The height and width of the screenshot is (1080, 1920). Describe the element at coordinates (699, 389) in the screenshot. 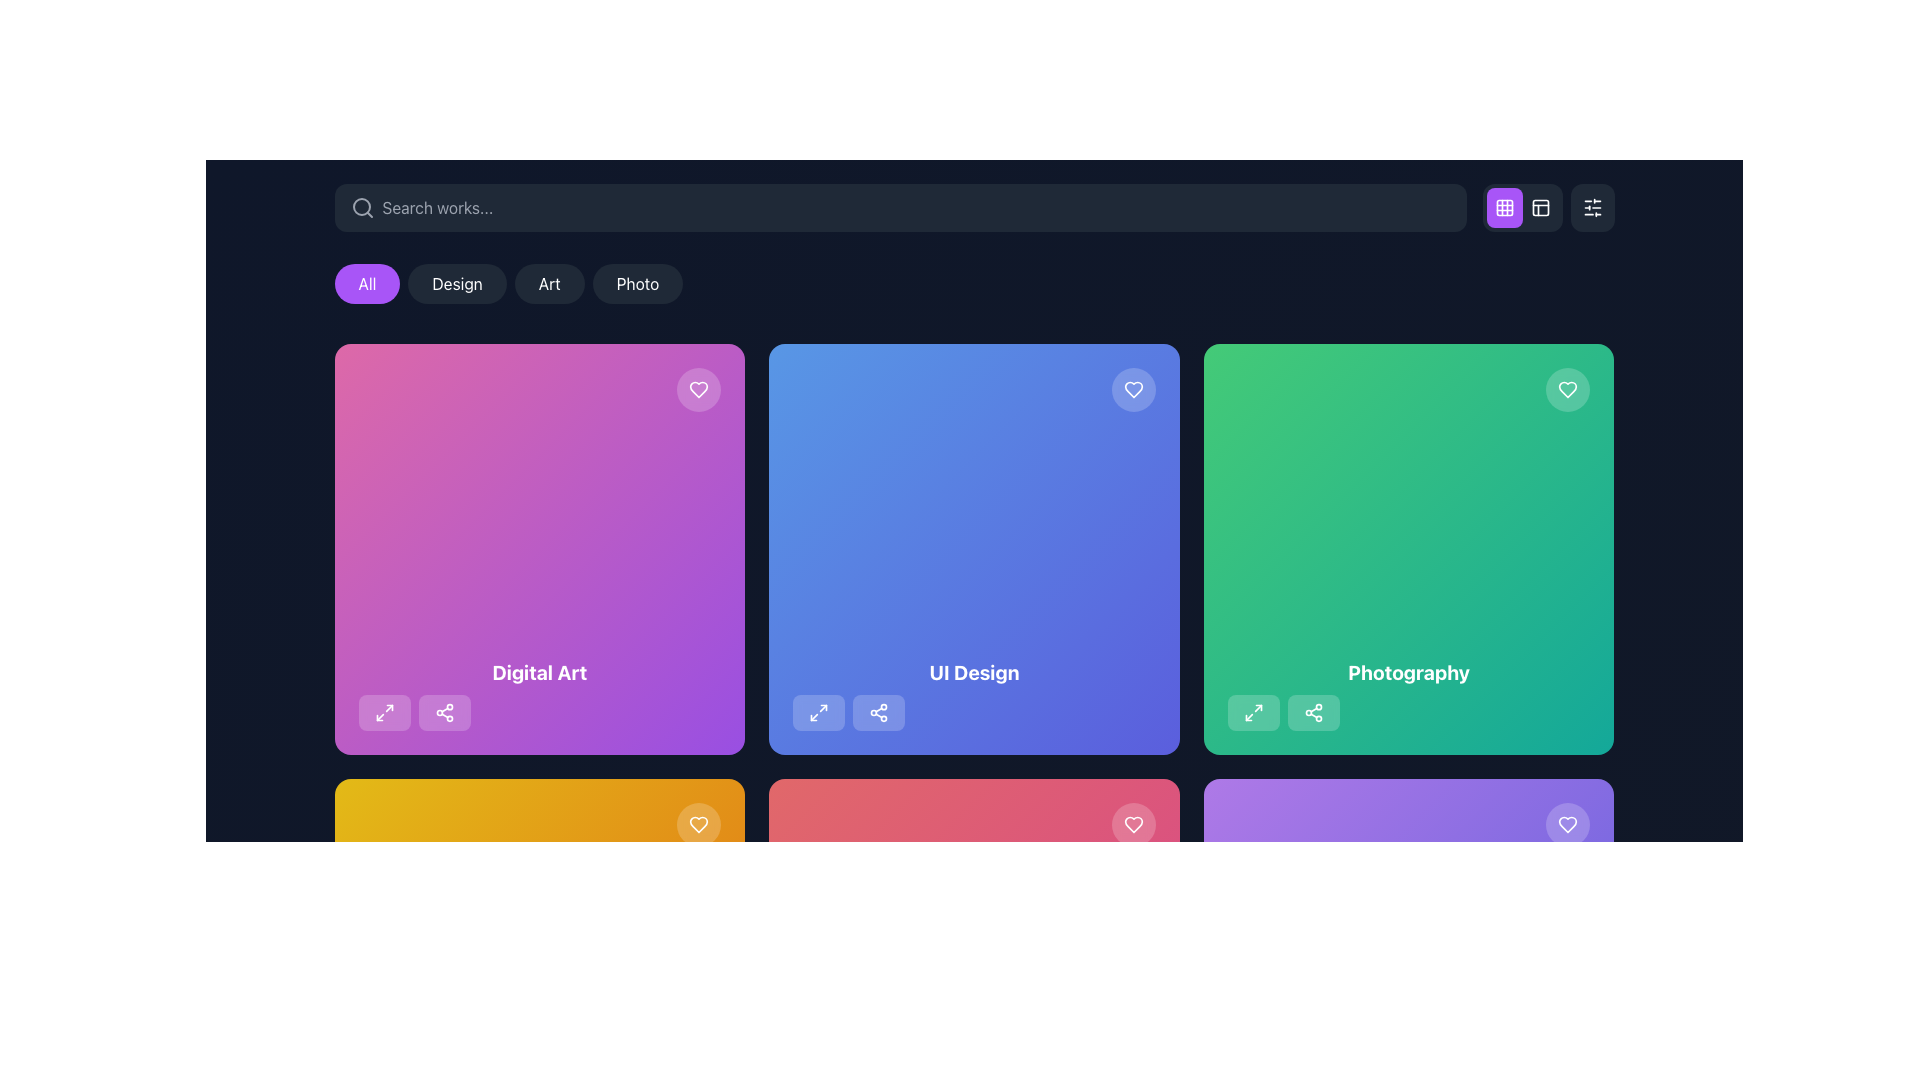

I see `the heart icon located at the center of the circular button in the top-right corner of the 'Digital Art' card to mark the content as preferred or saved` at that location.